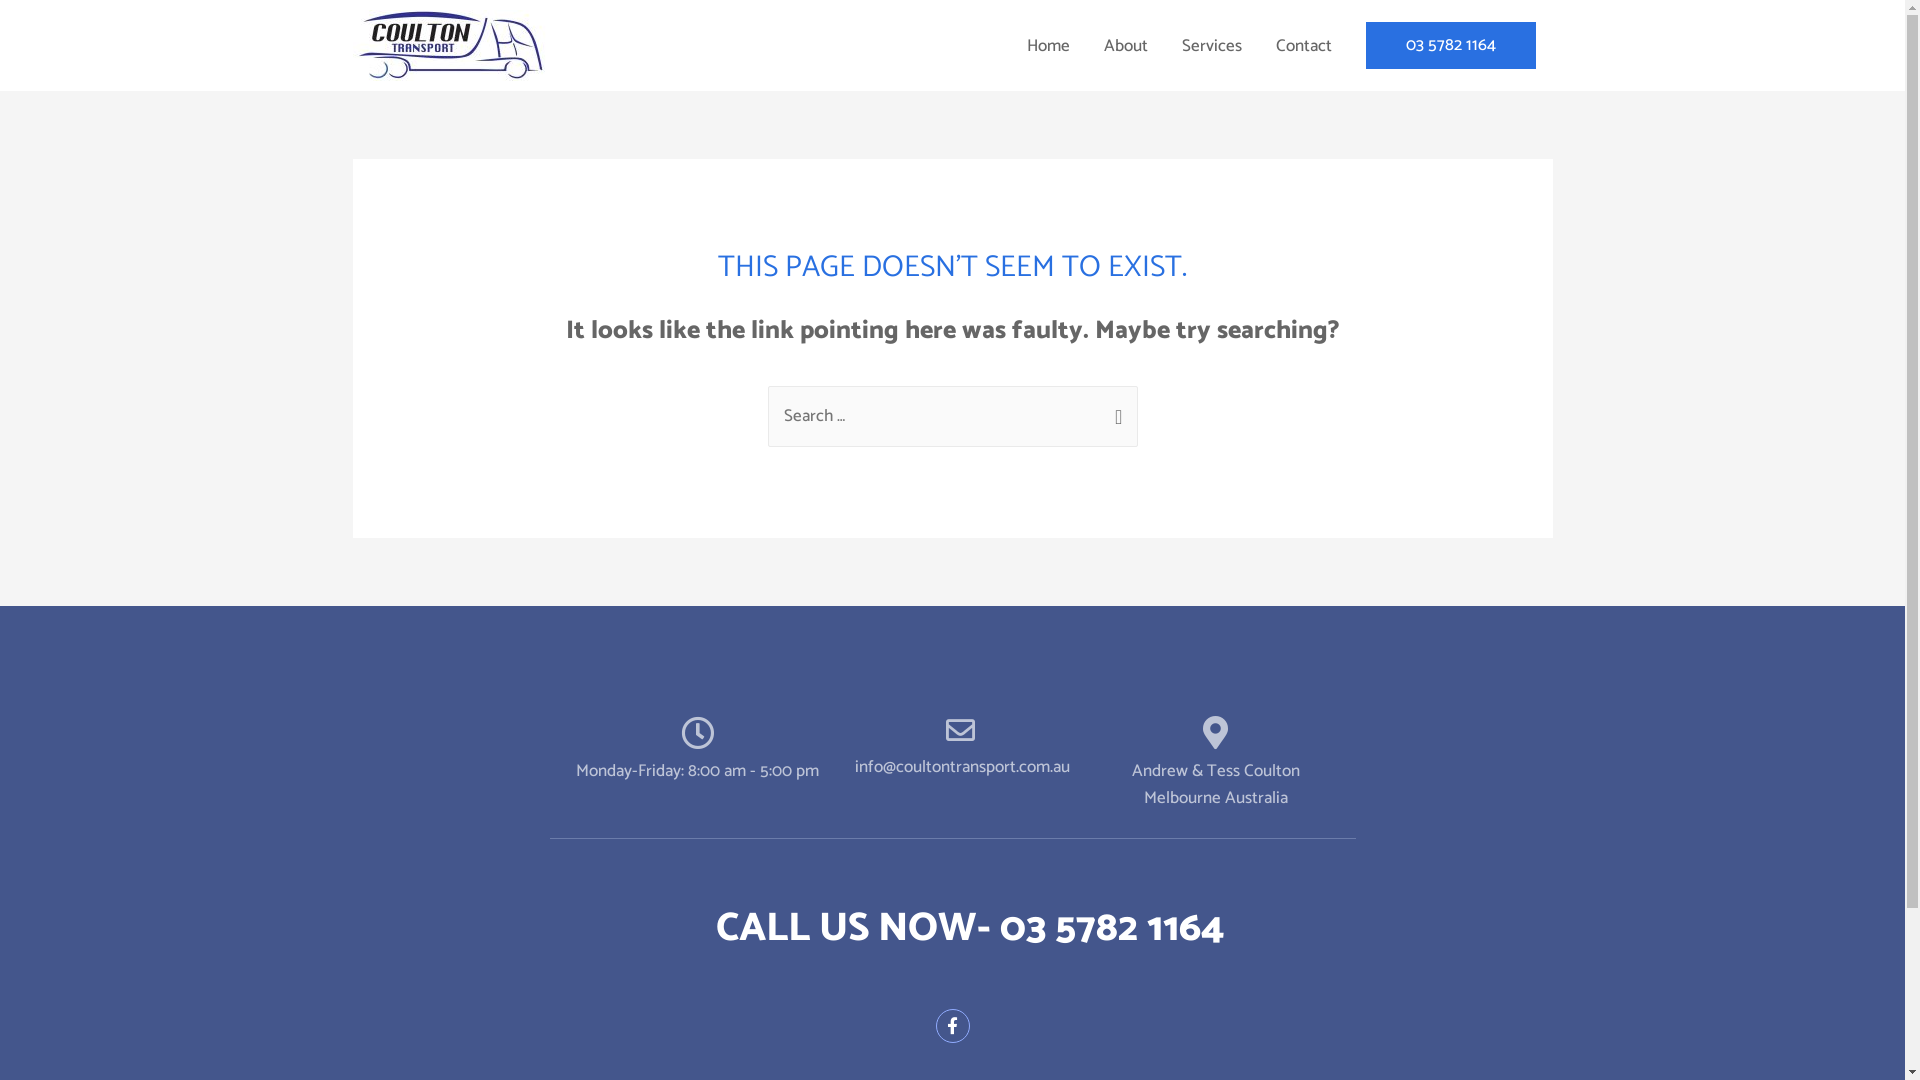 The width and height of the screenshot is (1920, 1080). Describe the element at coordinates (1124, 45) in the screenshot. I see `'About'` at that location.